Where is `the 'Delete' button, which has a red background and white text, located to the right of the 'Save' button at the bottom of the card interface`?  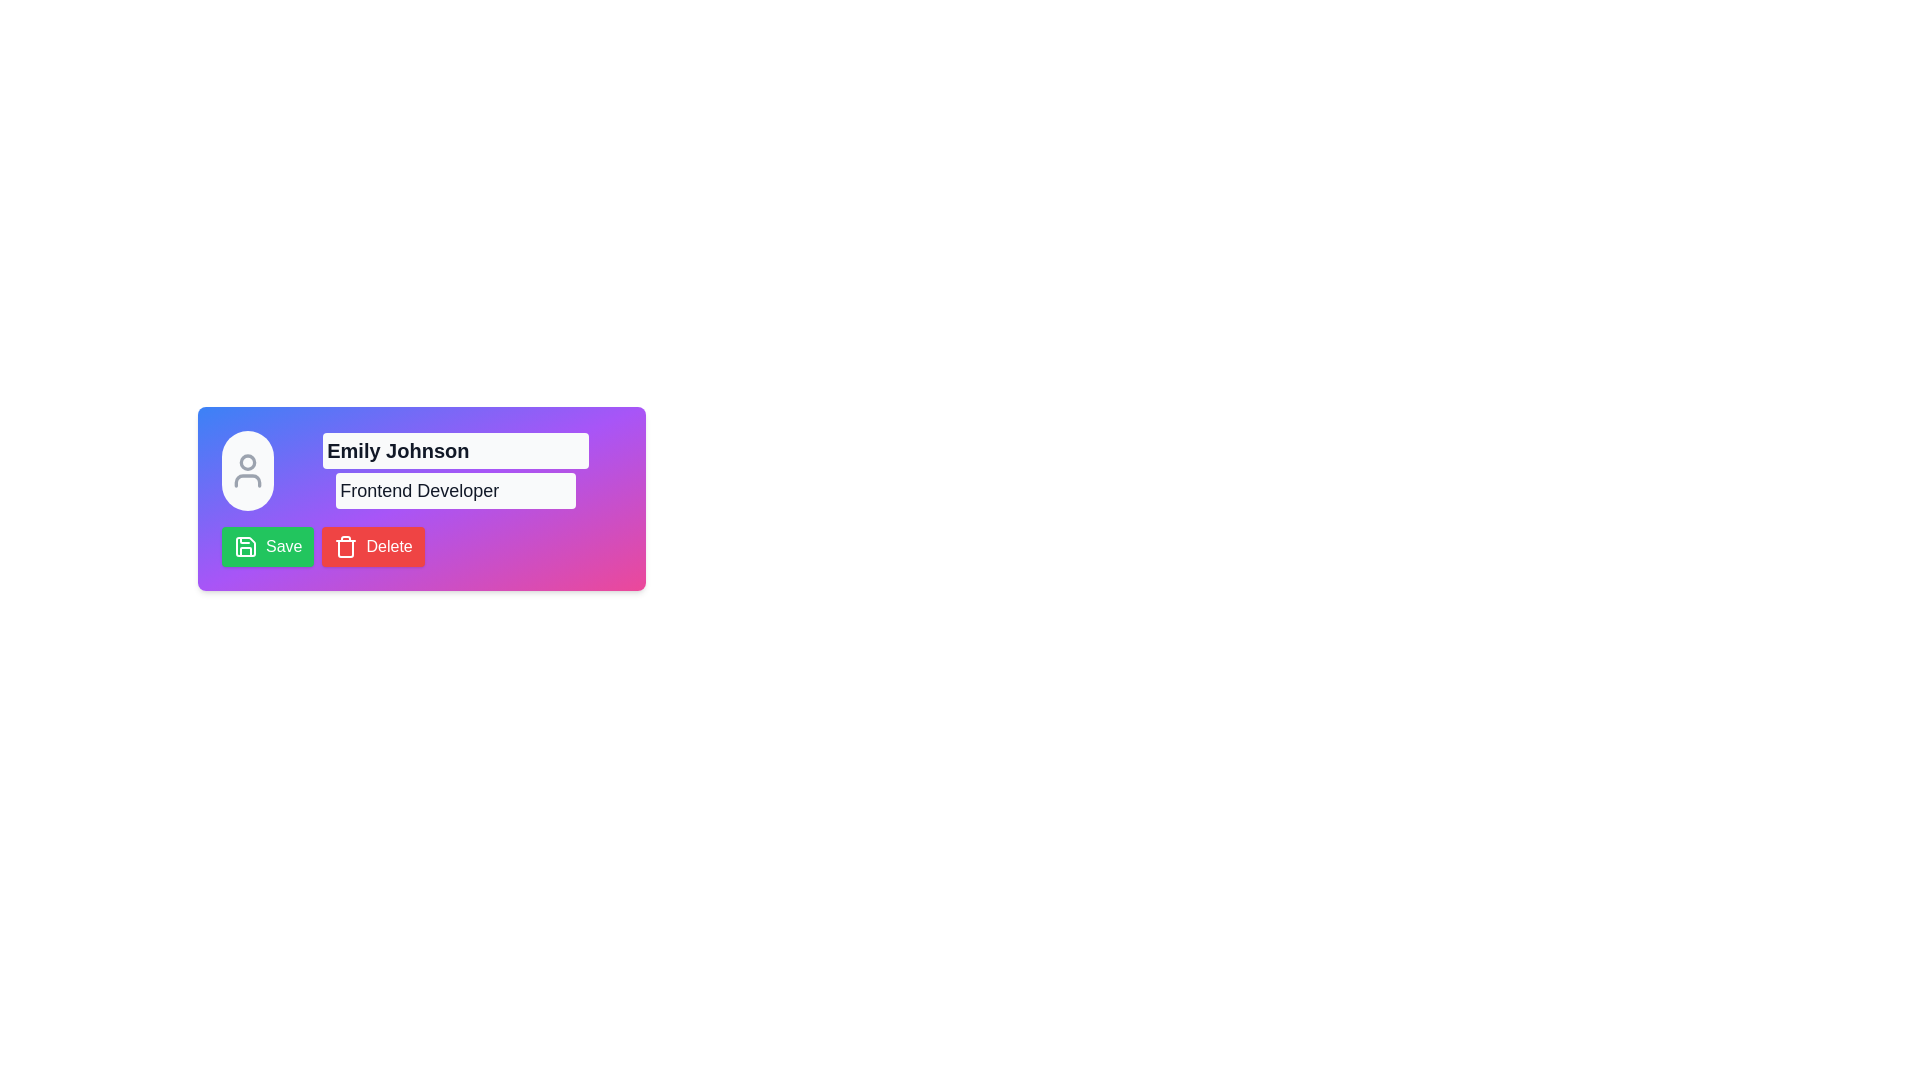 the 'Delete' button, which has a red background and white text, located to the right of the 'Save' button at the bottom of the card interface is located at coordinates (421, 547).